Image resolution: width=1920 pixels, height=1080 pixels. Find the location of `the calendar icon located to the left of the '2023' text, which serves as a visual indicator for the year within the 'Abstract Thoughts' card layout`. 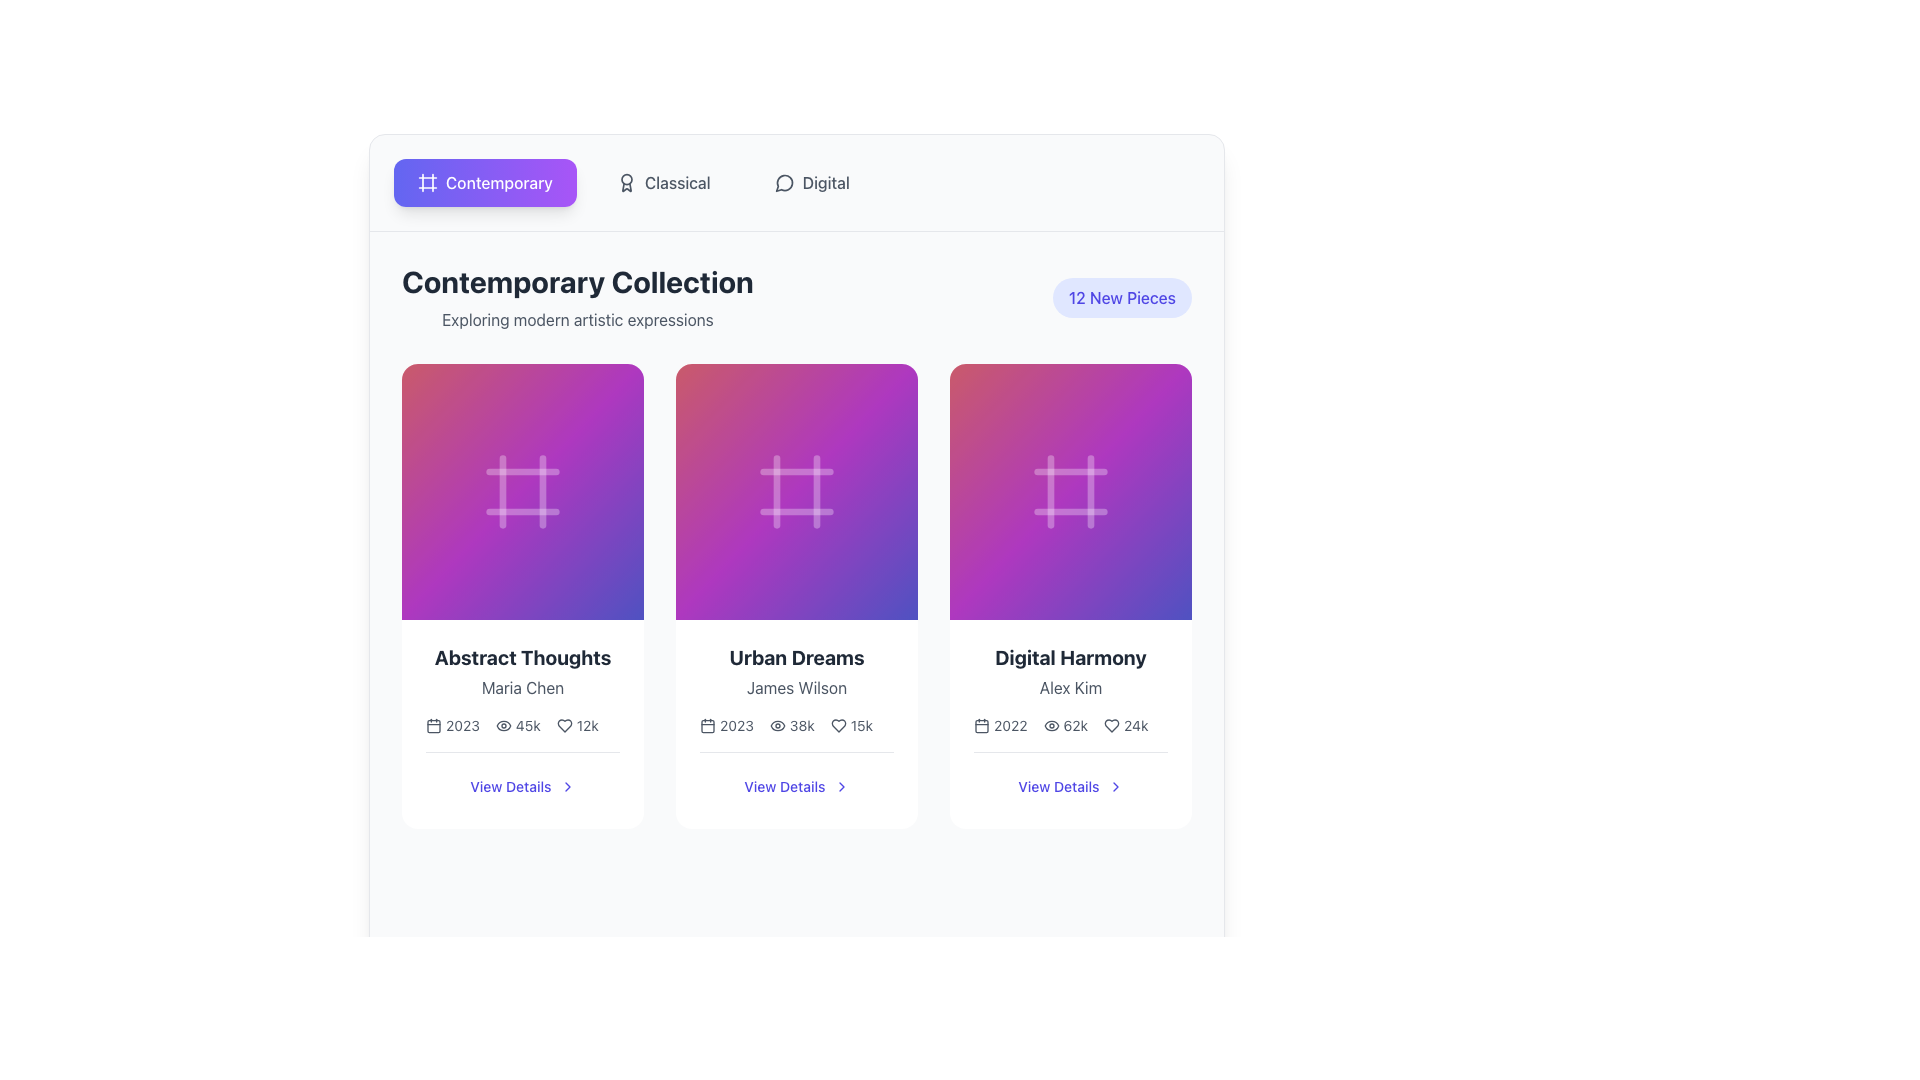

the calendar icon located to the left of the '2023' text, which serves as a visual indicator for the year within the 'Abstract Thoughts' card layout is located at coordinates (432, 725).